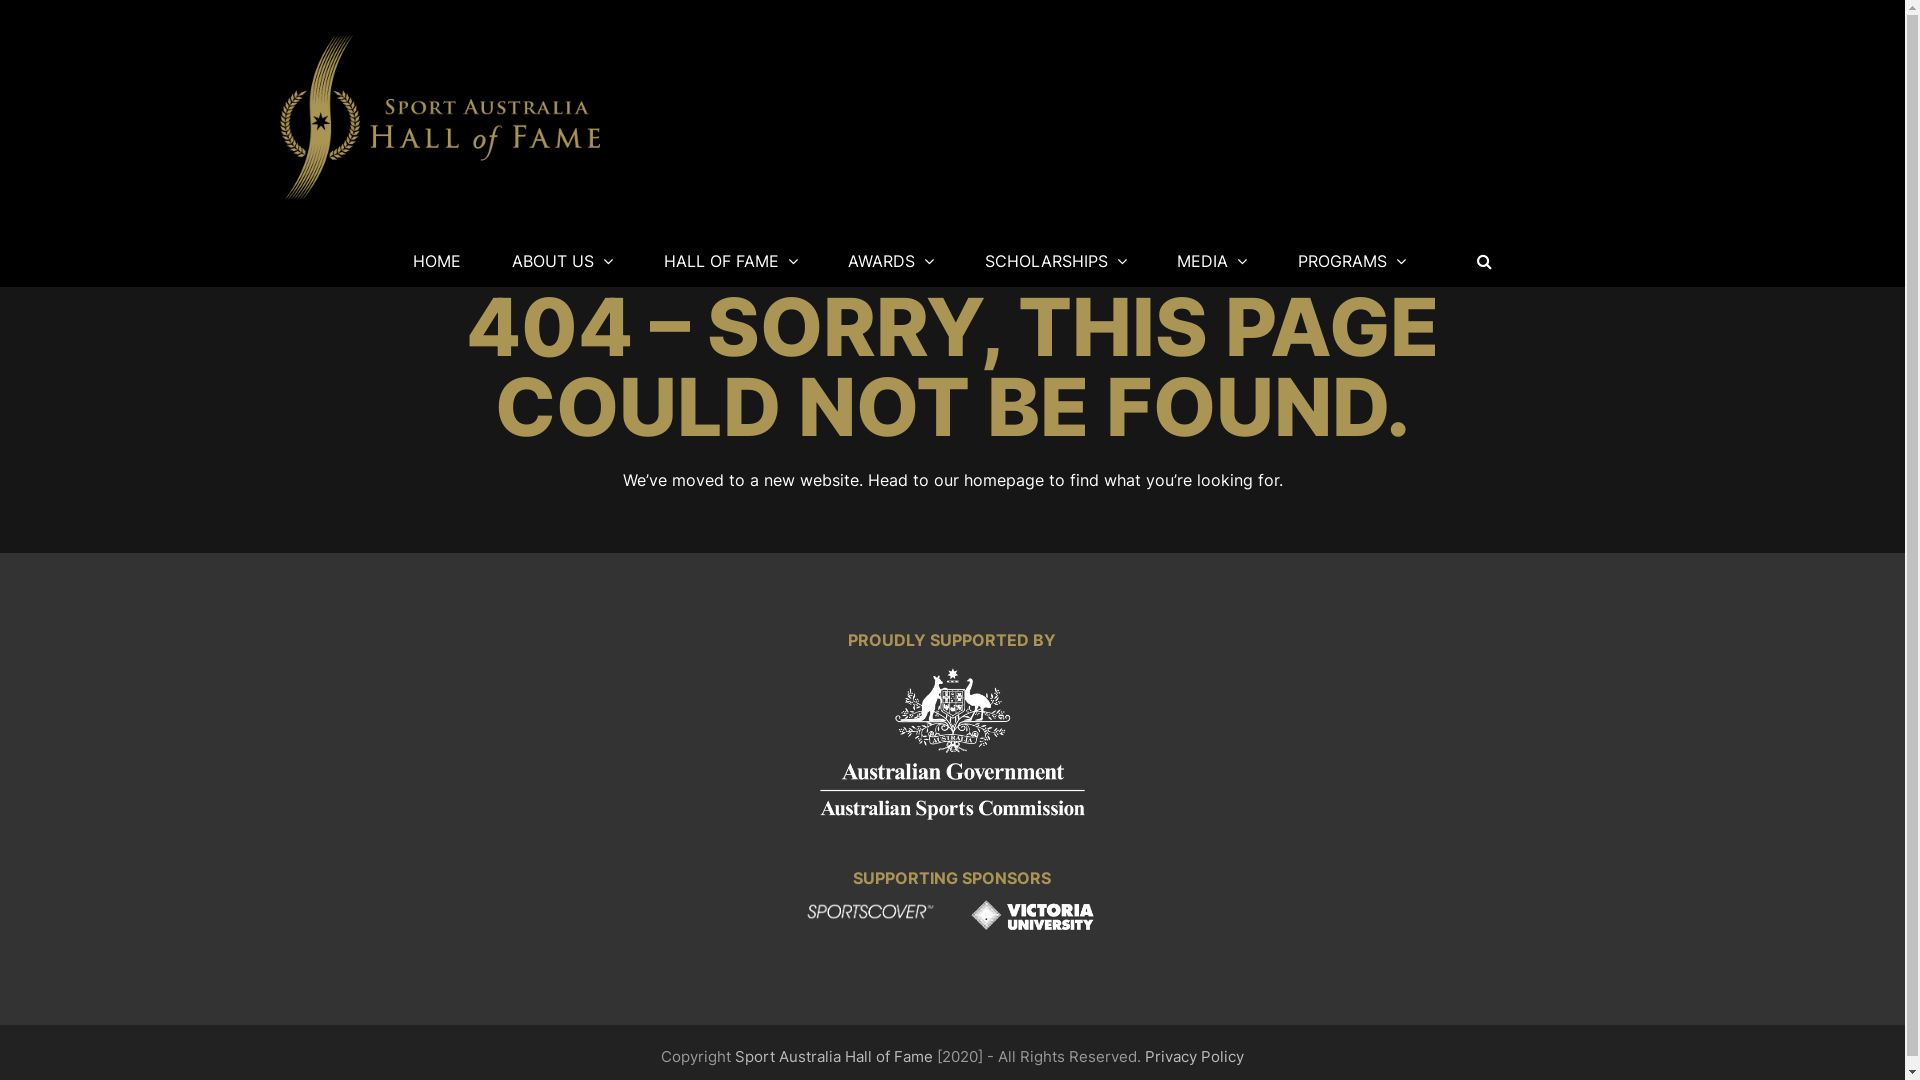 The width and height of the screenshot is (1920, 1080). Describe the element at coordinates (961, 260) in the screenshot. I see `'SCHOLARSHIPS'` at that location.